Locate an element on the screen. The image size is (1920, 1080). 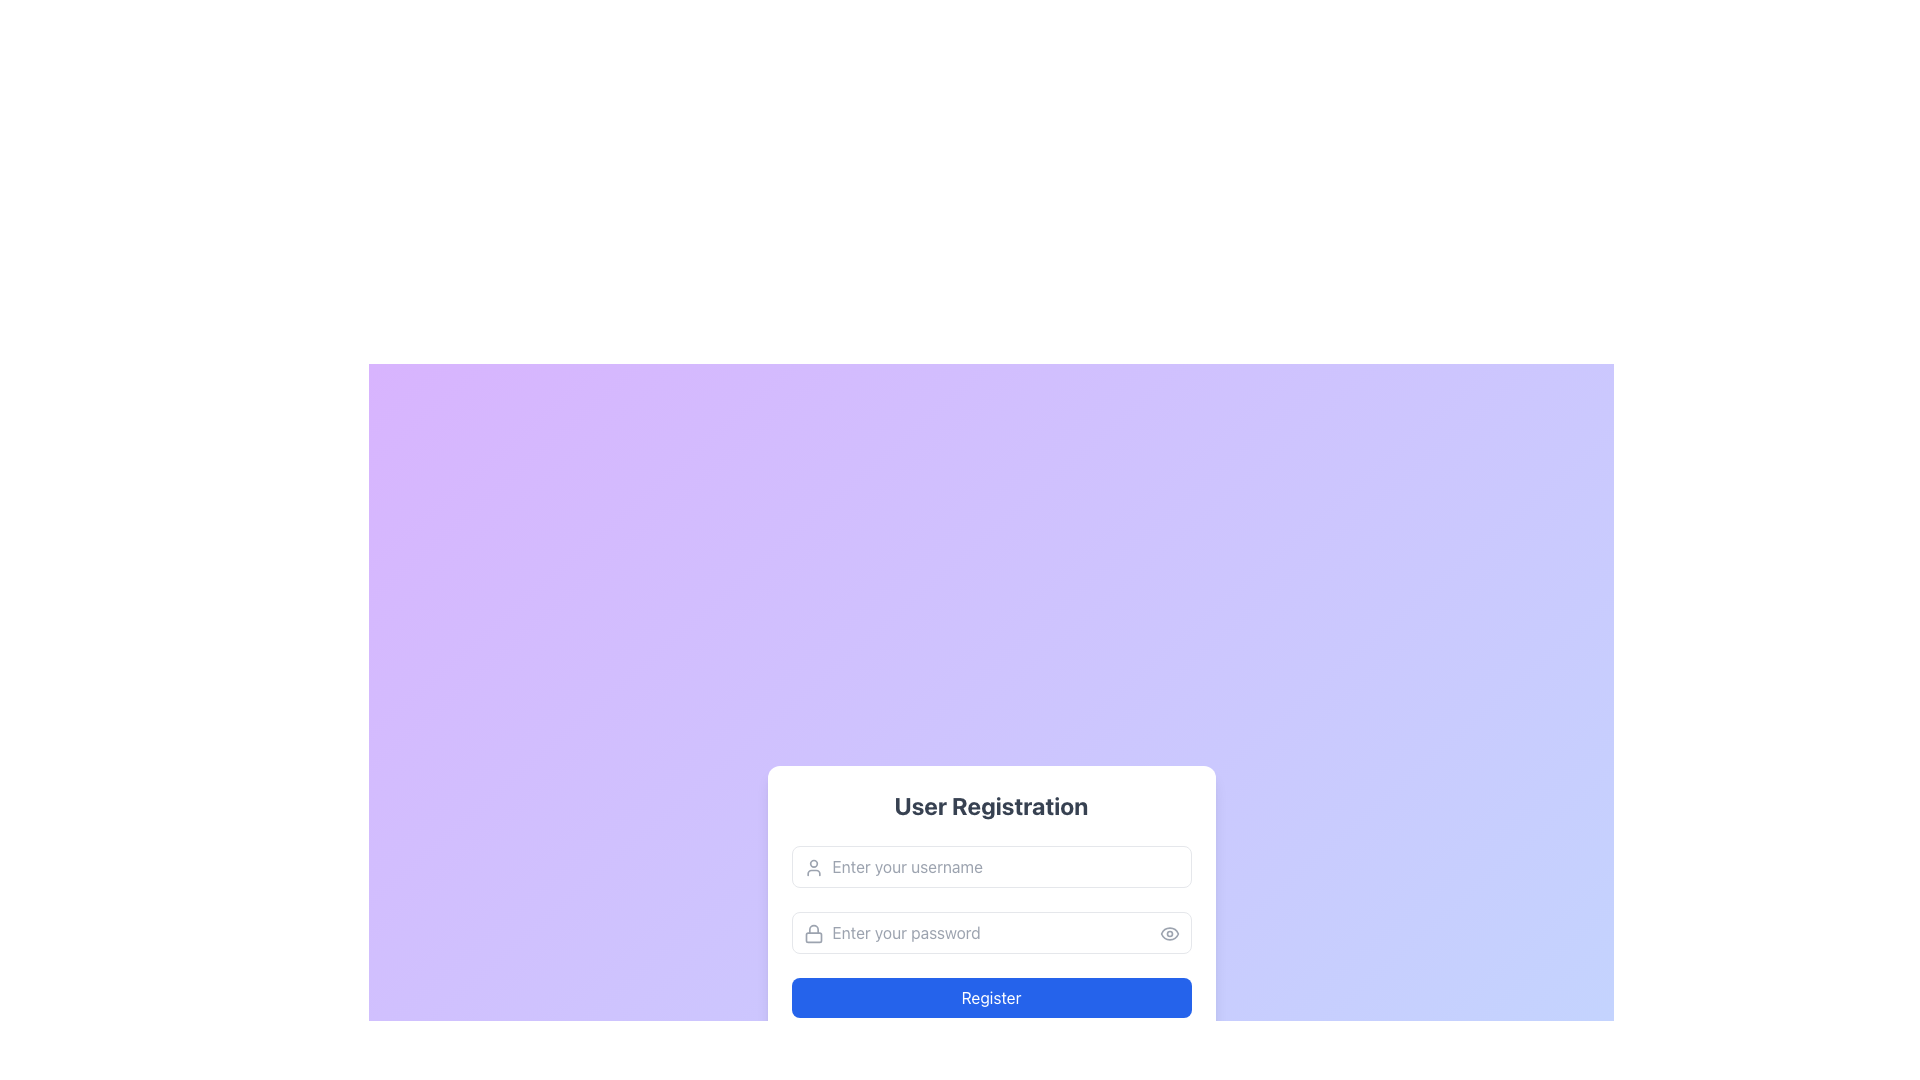
the Decorative SVG rectangle that is part of the lock graphic, located to the left of the password input field on the user registration form is located at coordinates (813, 937).